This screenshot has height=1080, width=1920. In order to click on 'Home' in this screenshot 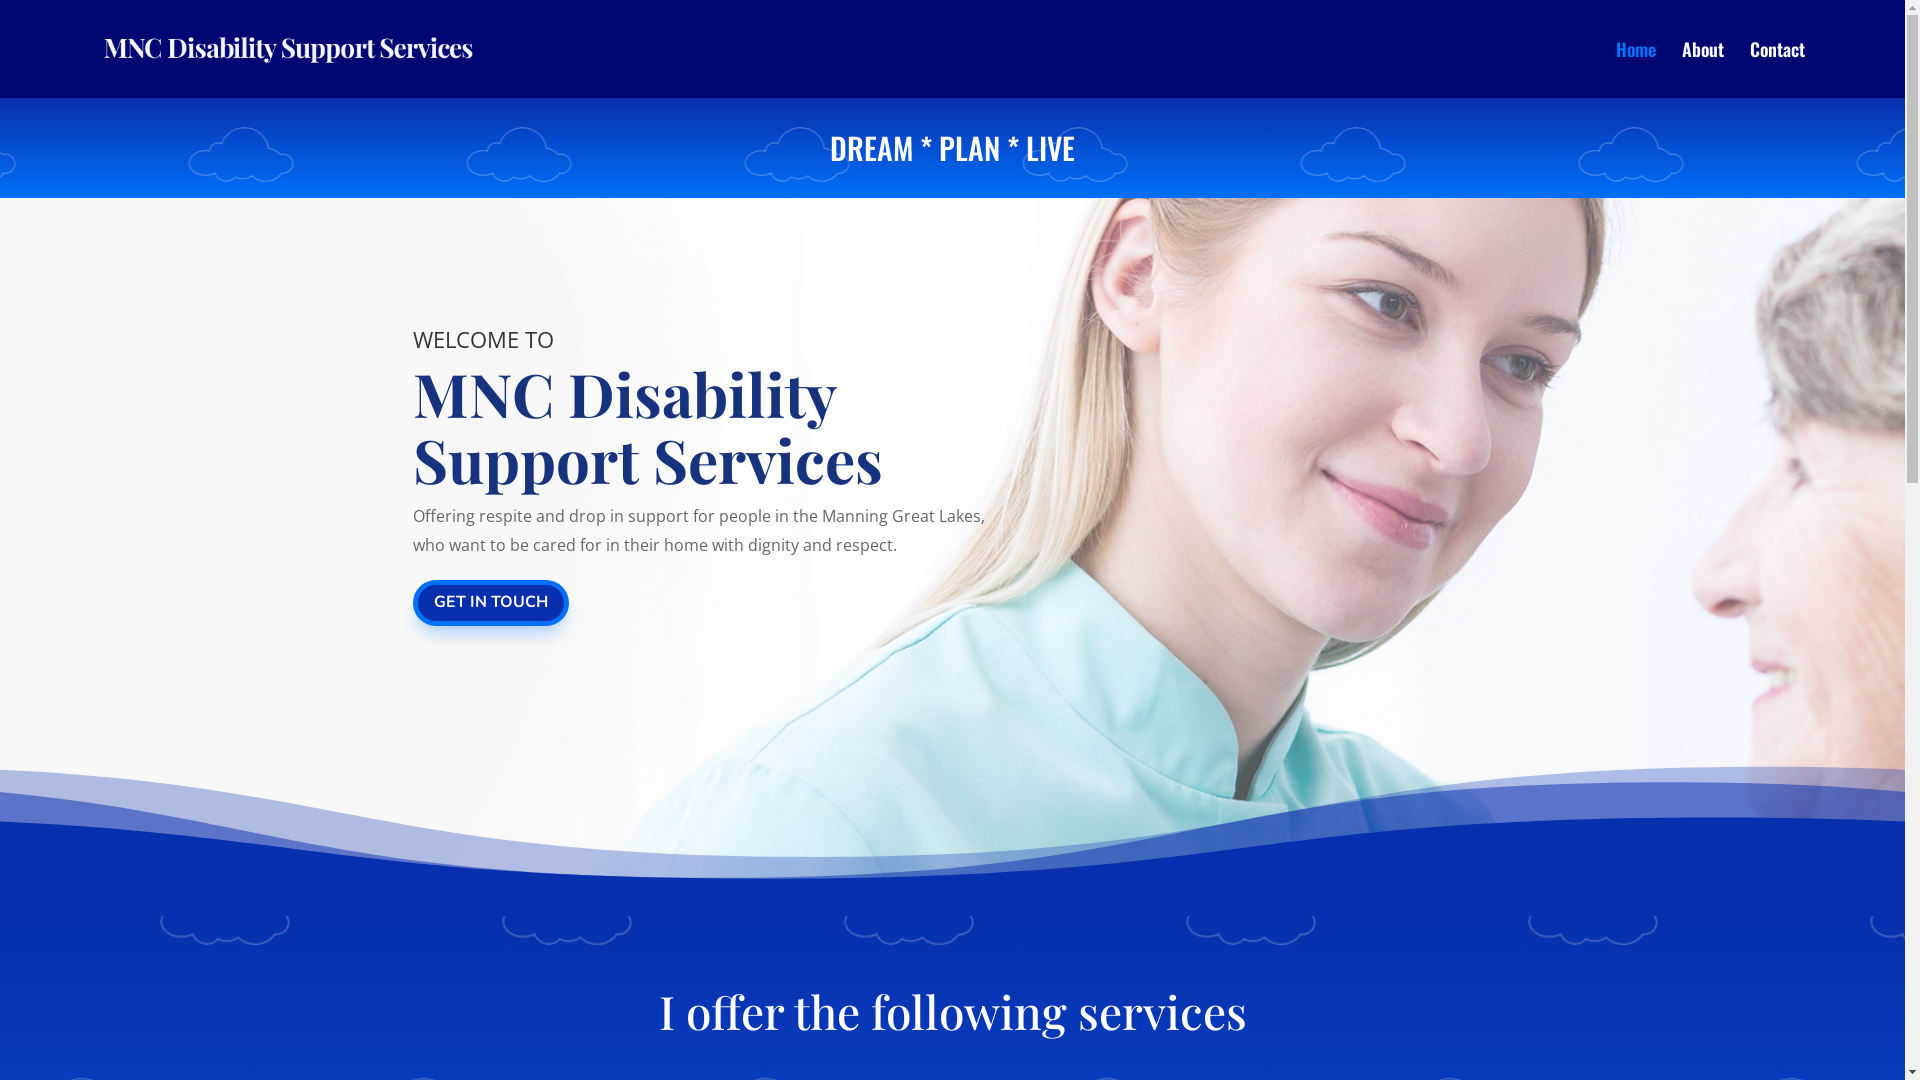, I will do `click(1616, 68)`.